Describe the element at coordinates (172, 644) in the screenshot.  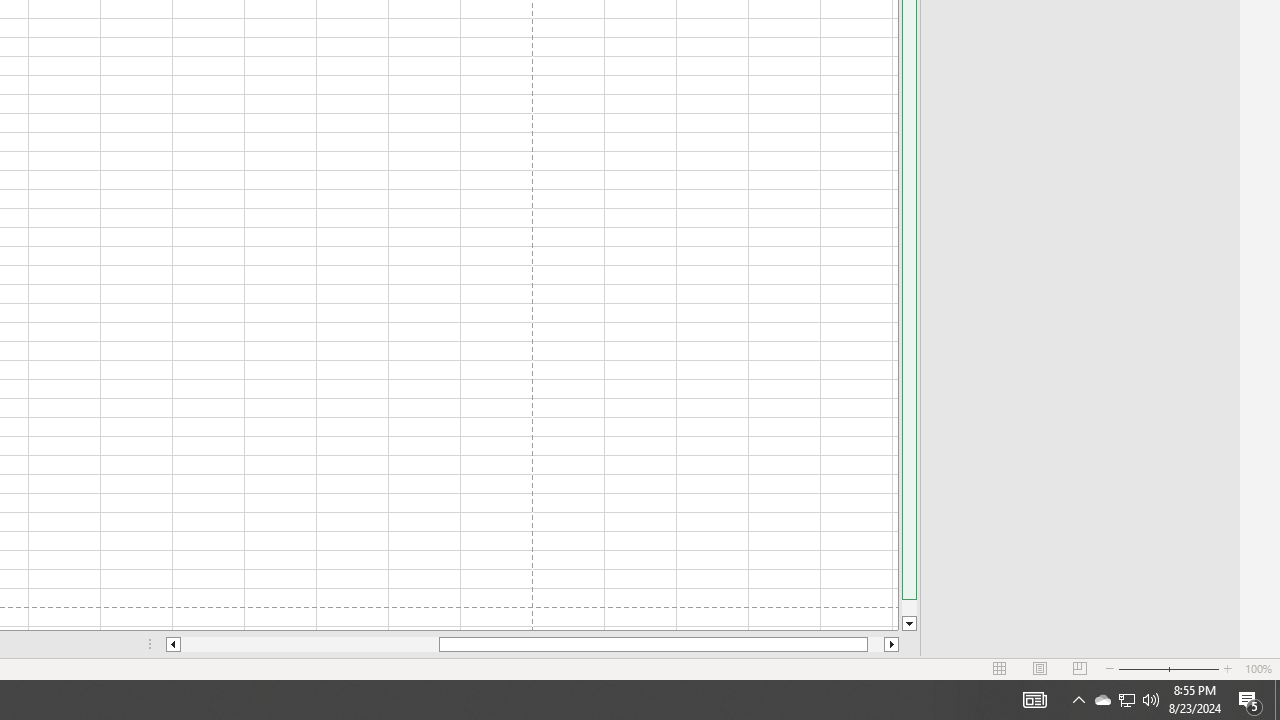
I see `'Column left'` at that location.